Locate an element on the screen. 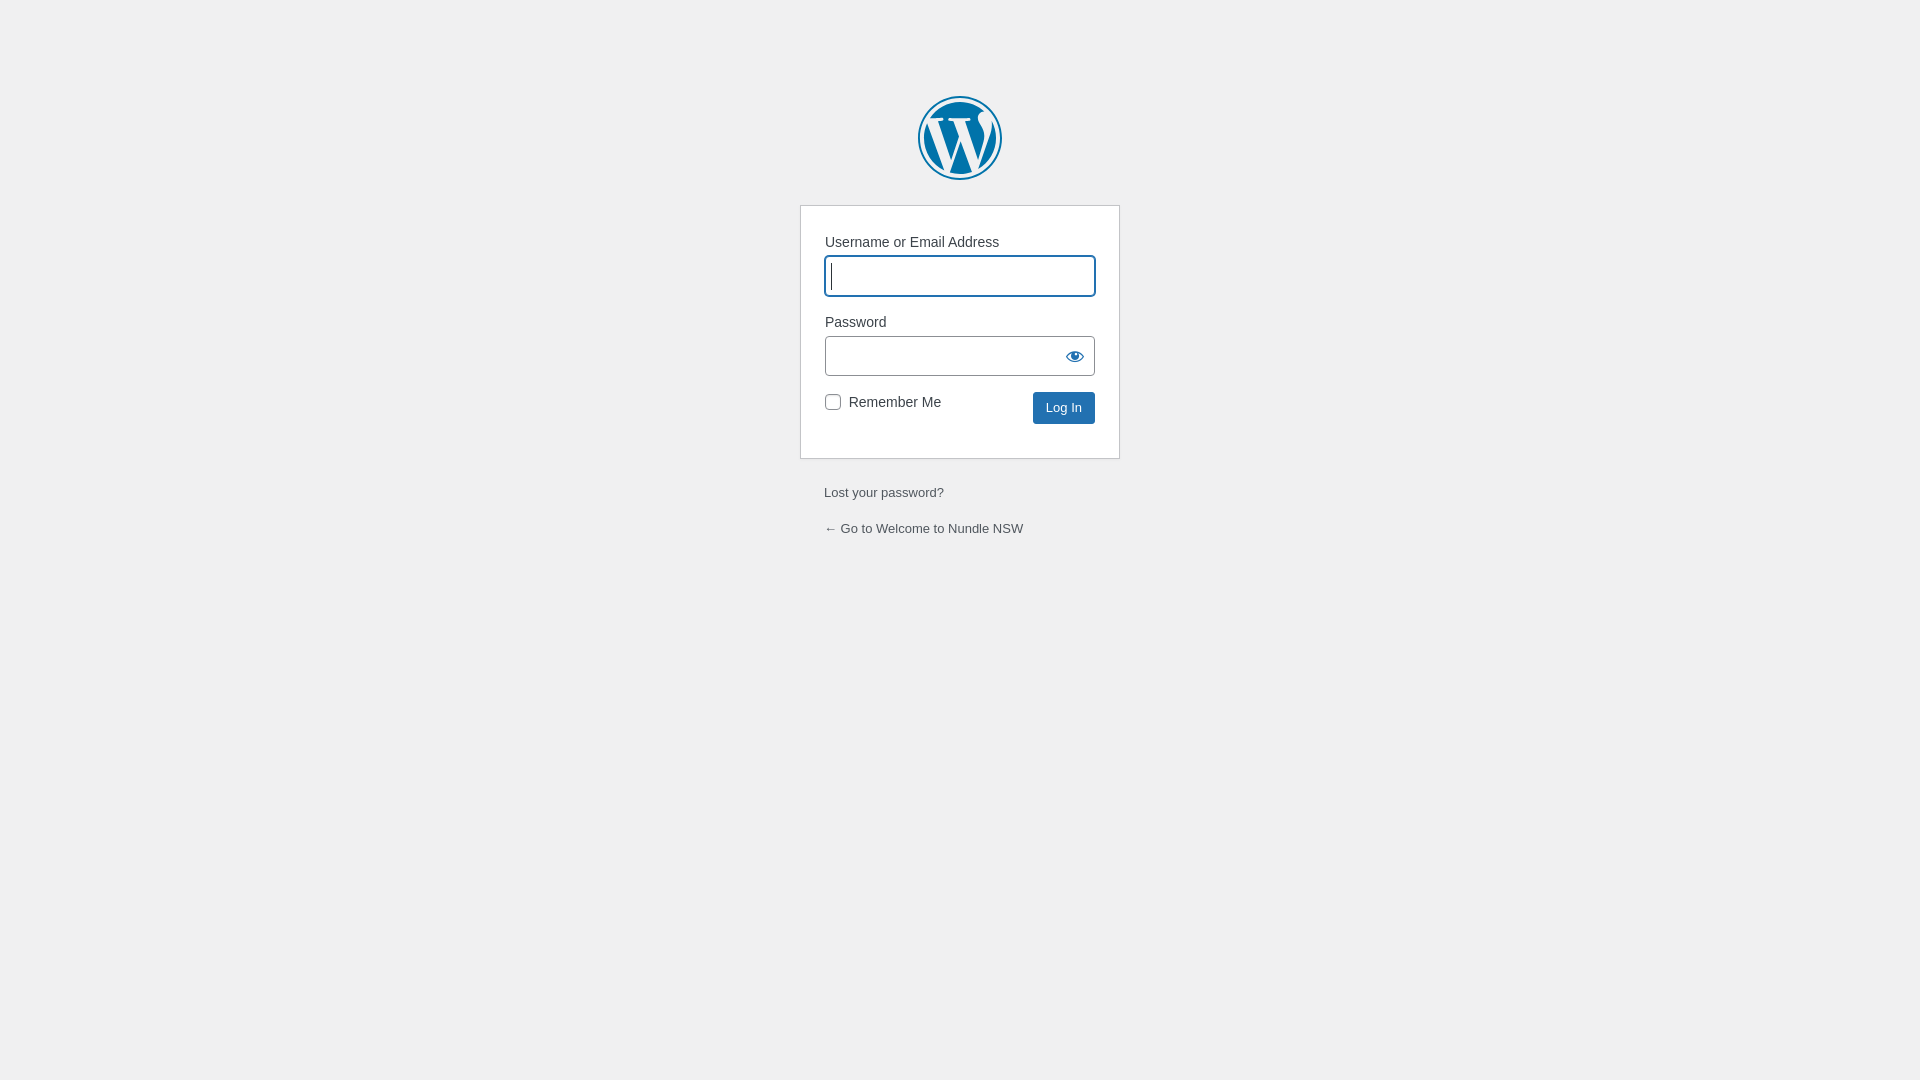  'Log In' is located at coordinates (1063, 407).